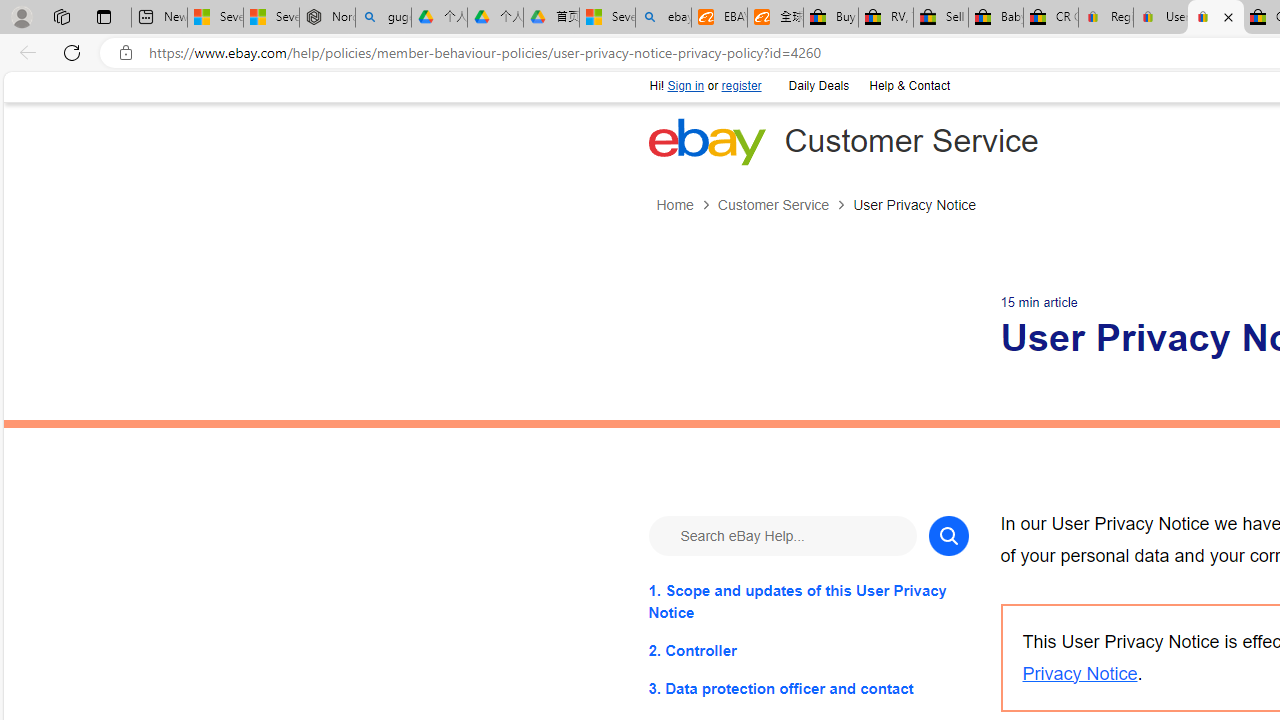 The image size is (1280, 720). What do you see at coordinates (908, 86) in the screenshot?
I see `'Help & Contact'` at bounding box center [908, 86].